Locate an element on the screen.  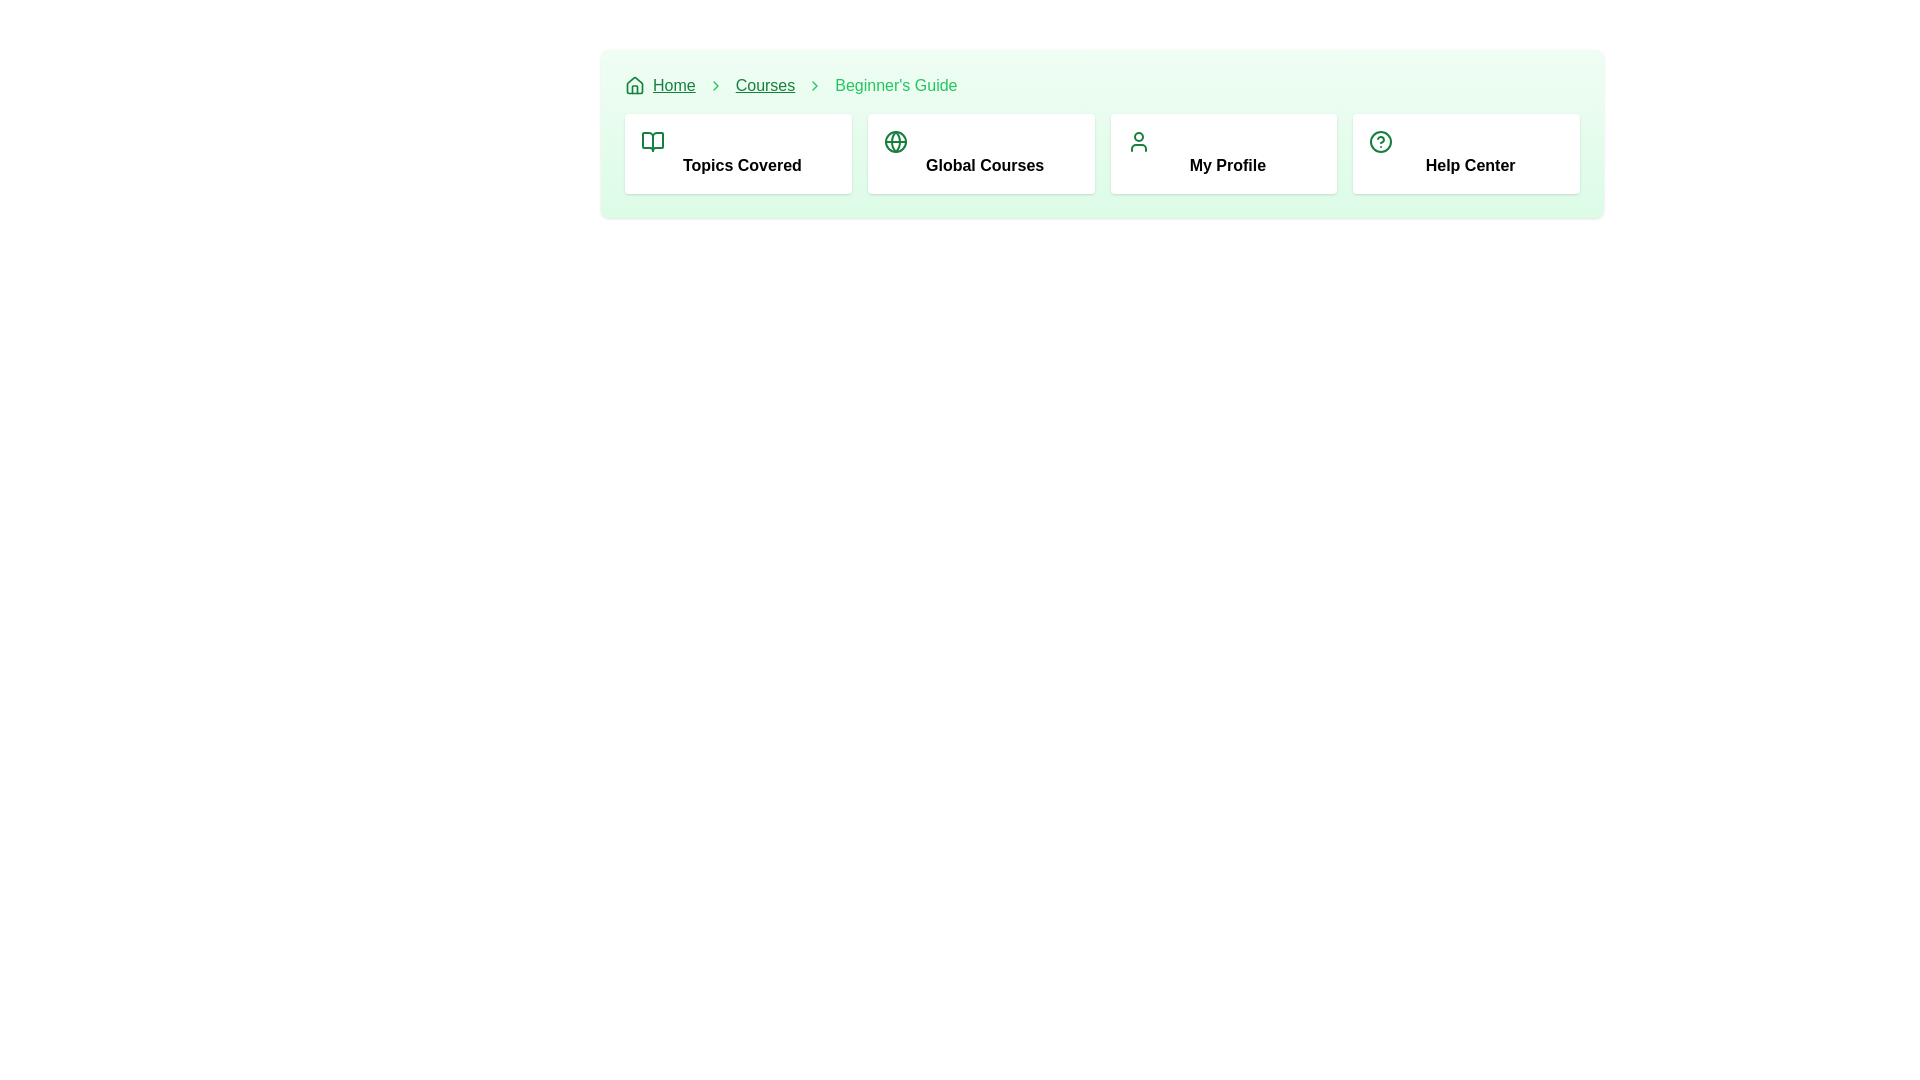
the outlined, green-colored house icon located in the breadcrumb navigation bar to the left of the text 'Home' is located at coordinates (633, 84).